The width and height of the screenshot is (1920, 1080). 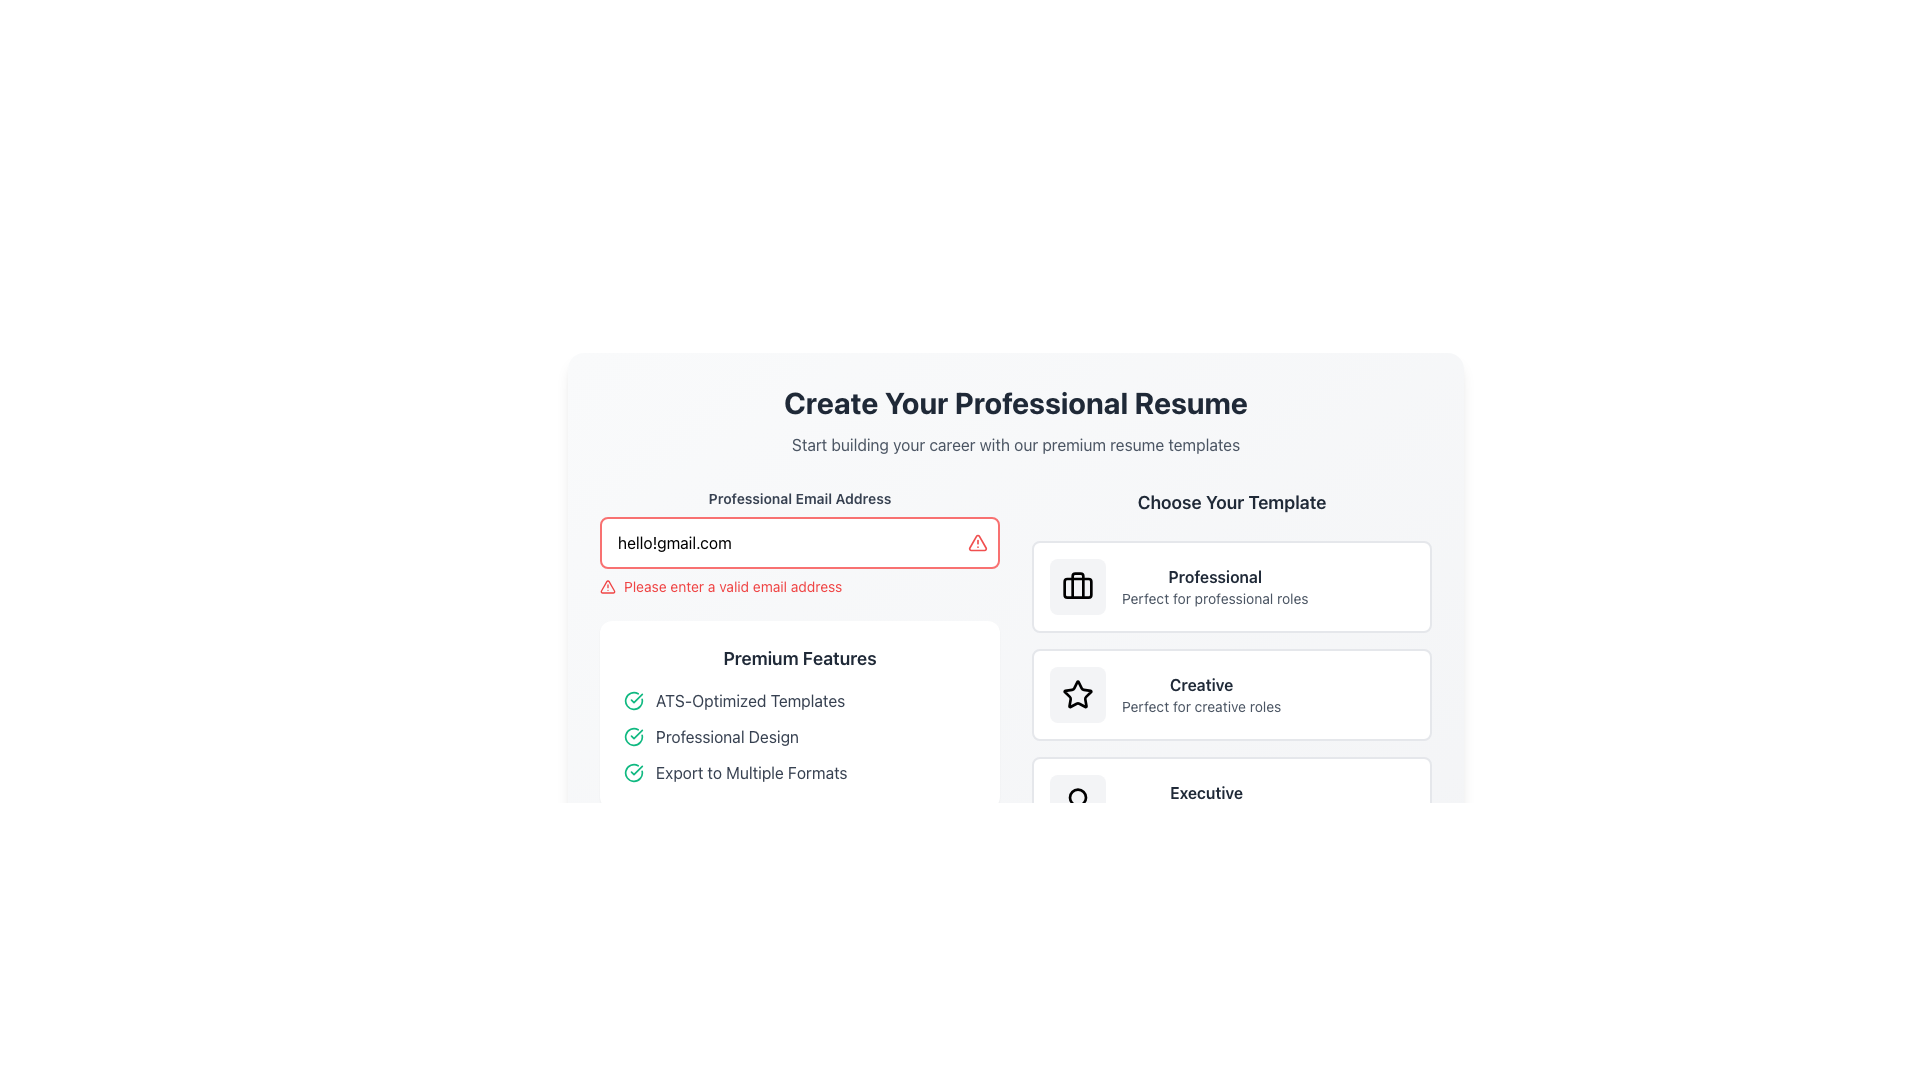 I want to click on the star-shaped icon with a hollow center and black outline located within the 'Creative' template selection card in the 'Choose Your Template' section, so click(x=1077, y=693).